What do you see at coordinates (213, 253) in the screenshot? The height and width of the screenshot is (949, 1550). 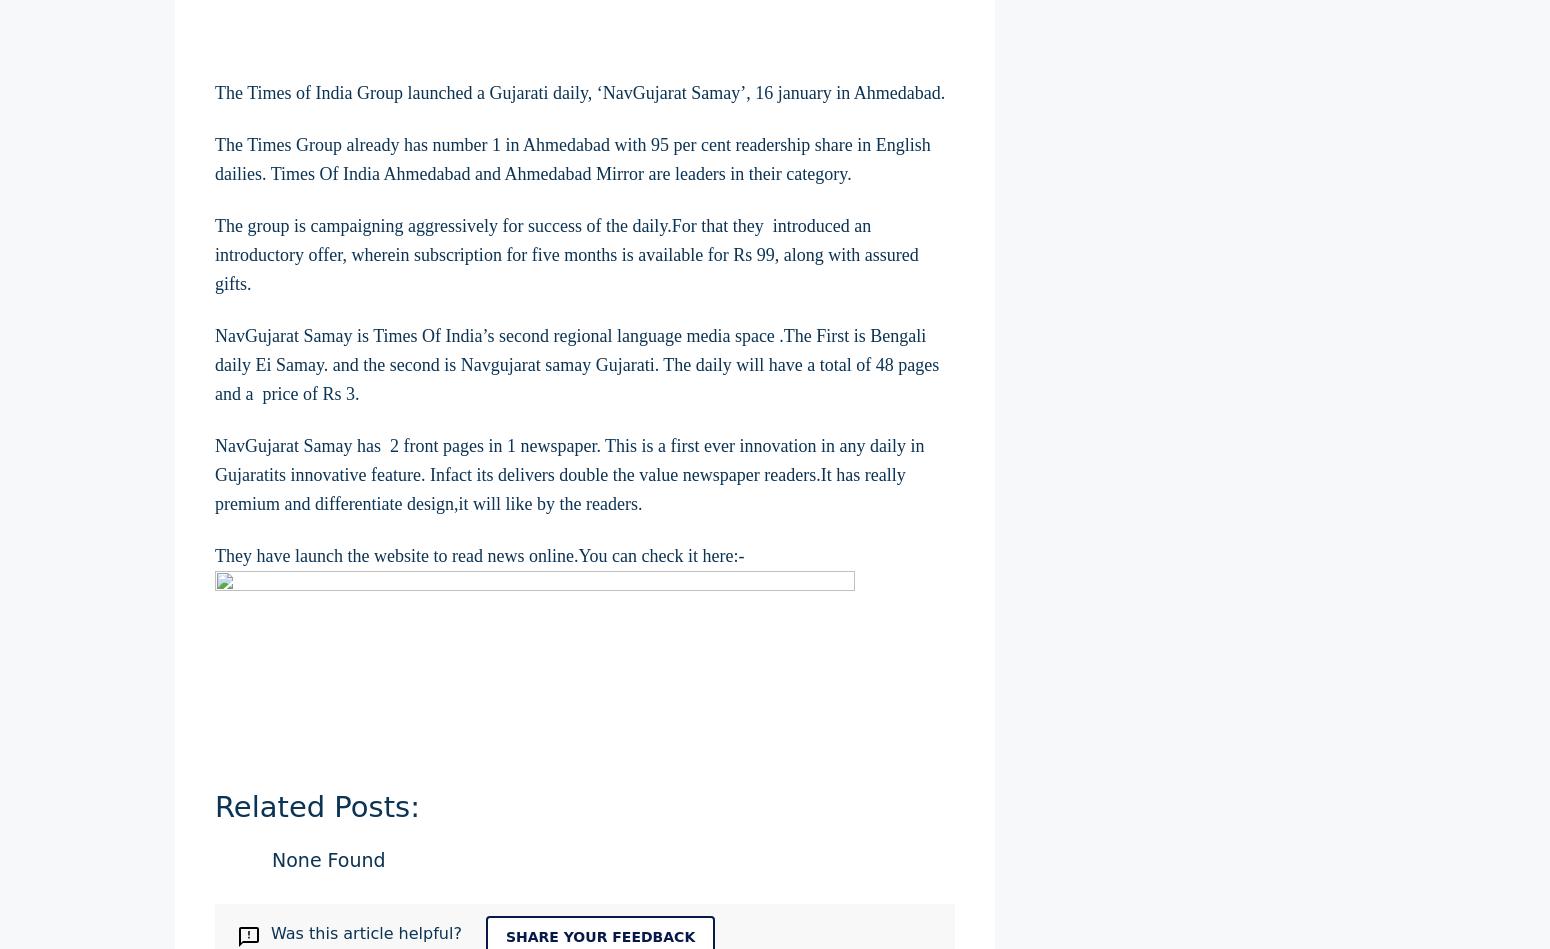 I see `'The group is campaigning aggressively for success of the daily.For that they  introduced an introductory offer, wherein subscription for five months is available for Rs 99, along with assured gifts.'` at bounding box center [213, 253].